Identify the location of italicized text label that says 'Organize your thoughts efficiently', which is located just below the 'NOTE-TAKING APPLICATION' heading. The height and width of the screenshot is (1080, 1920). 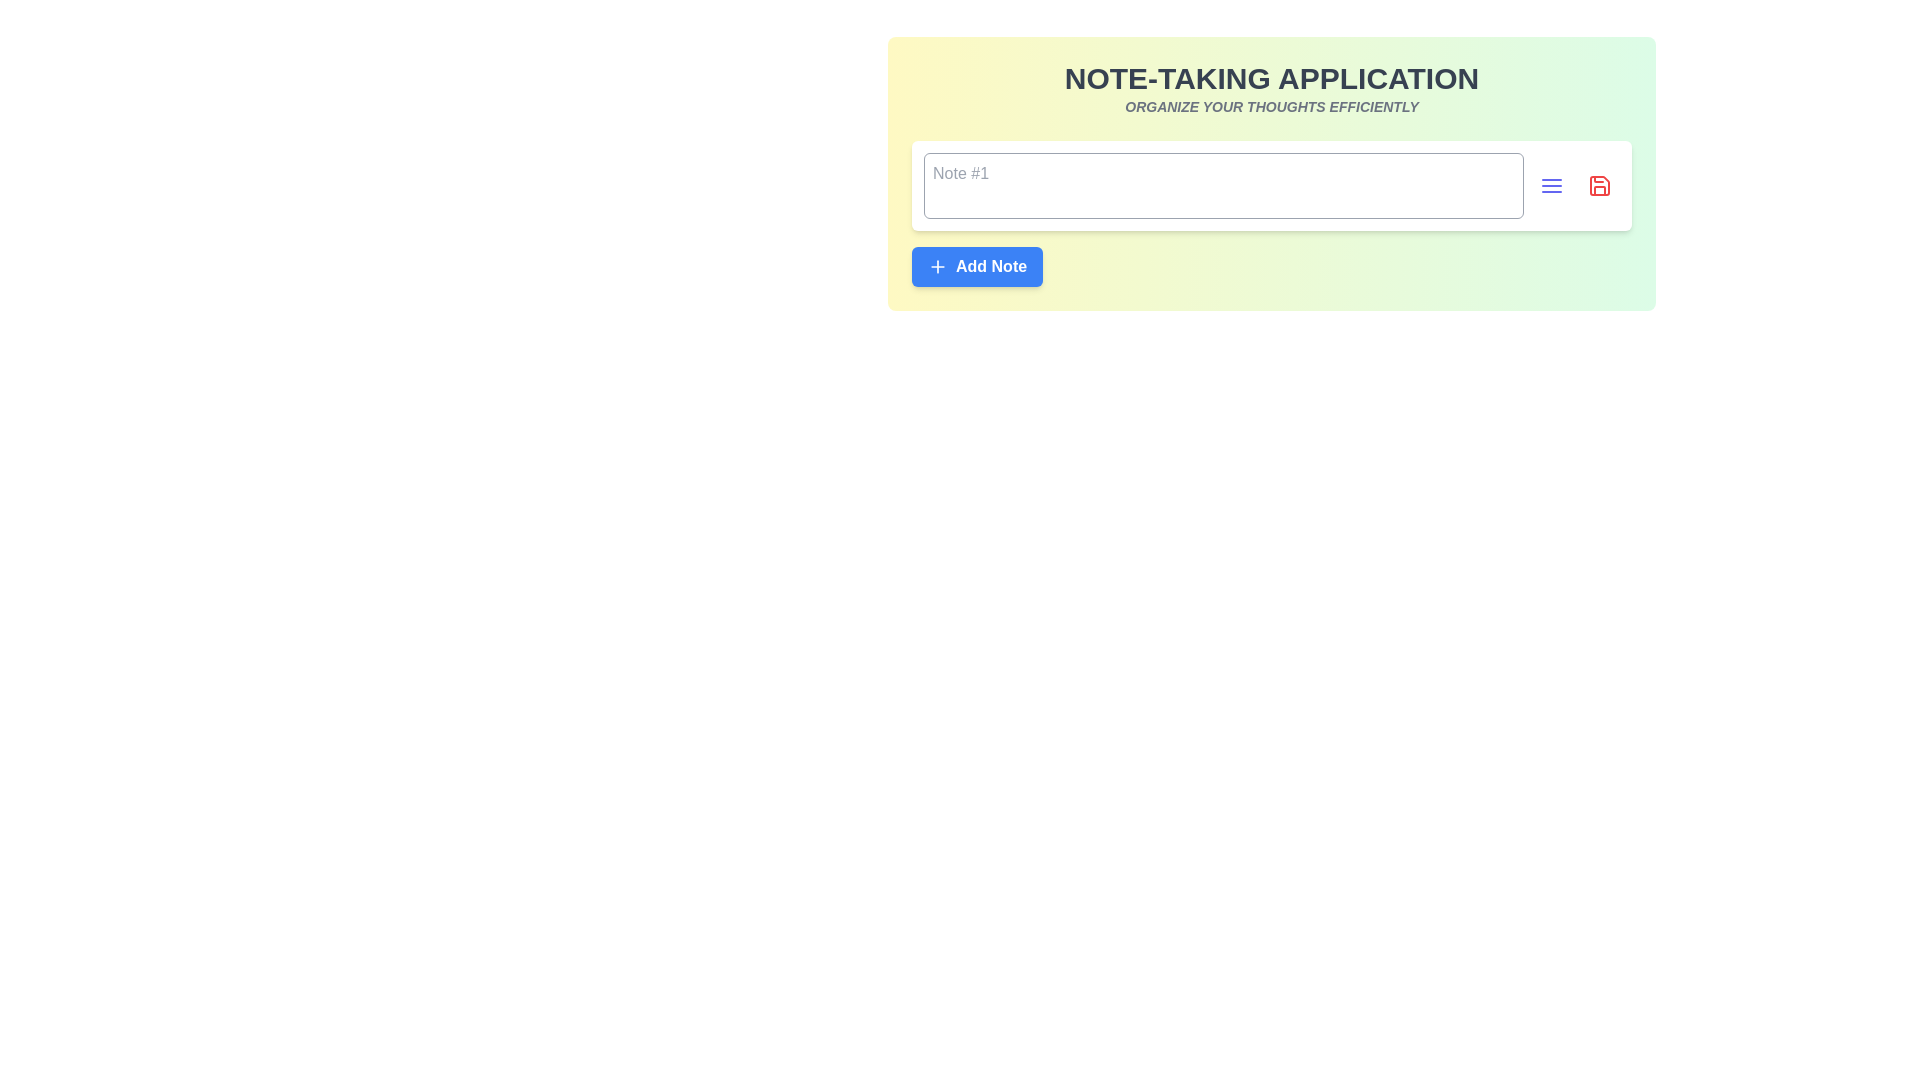
(1271, 107).